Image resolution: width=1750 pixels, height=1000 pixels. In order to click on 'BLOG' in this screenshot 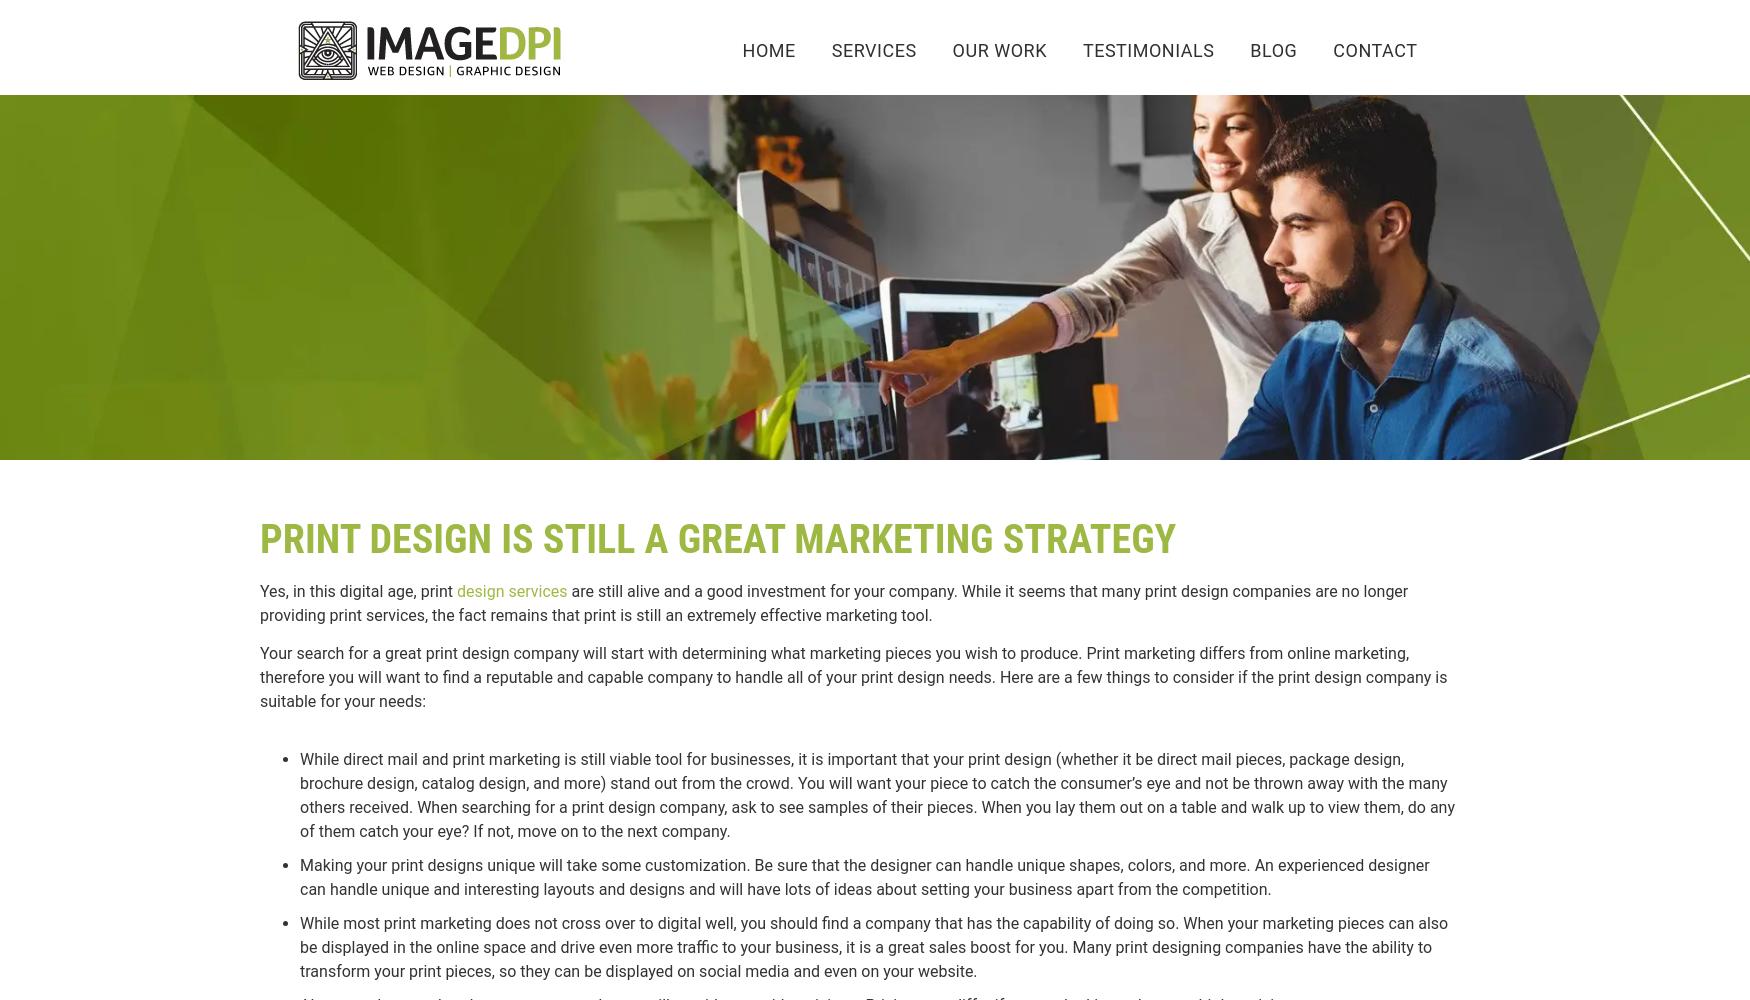, I will do `click(1272, 49)`.